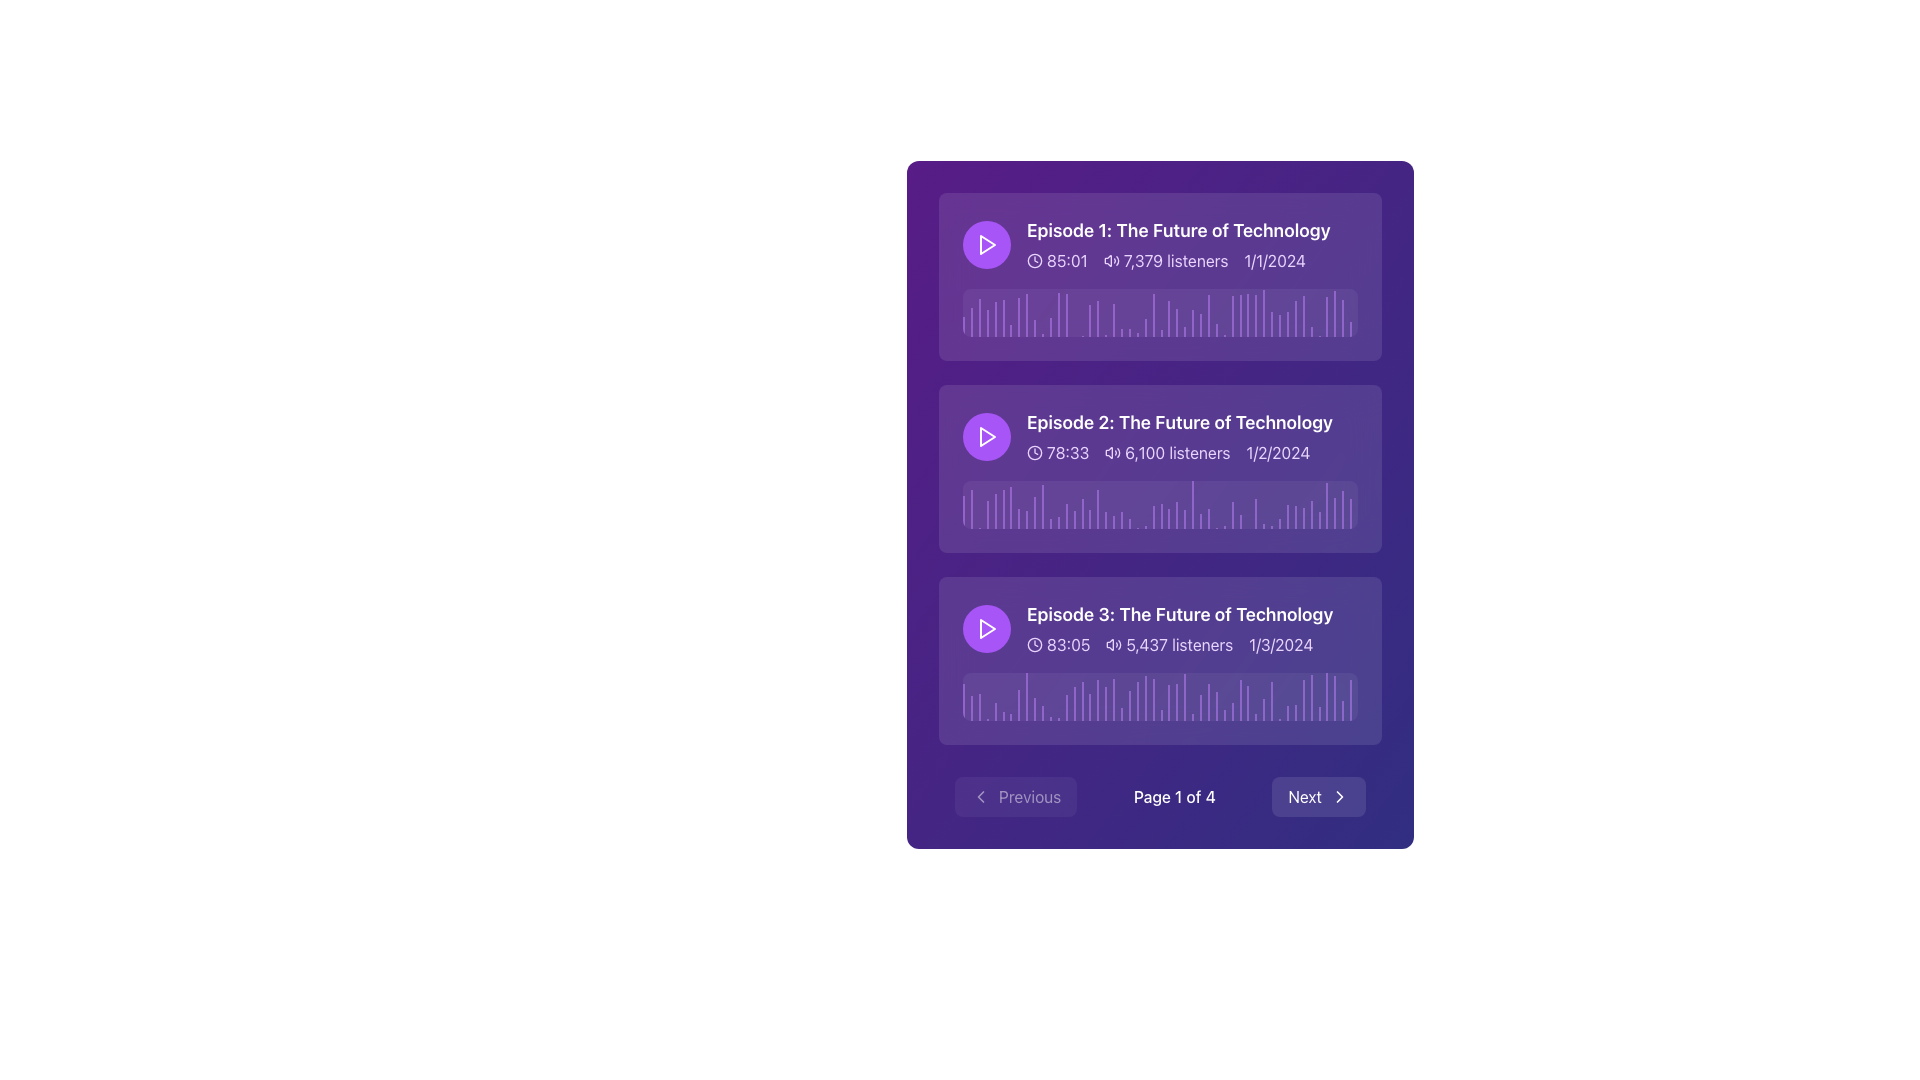 The width and height of the screenshot is (1920, 1080). What do you see at coordinates (1056, 452) in the screenshot?
I see `the text label displaying the episode duration located at the top-left corner of the second episode card` at bounding box center [1056, 452].